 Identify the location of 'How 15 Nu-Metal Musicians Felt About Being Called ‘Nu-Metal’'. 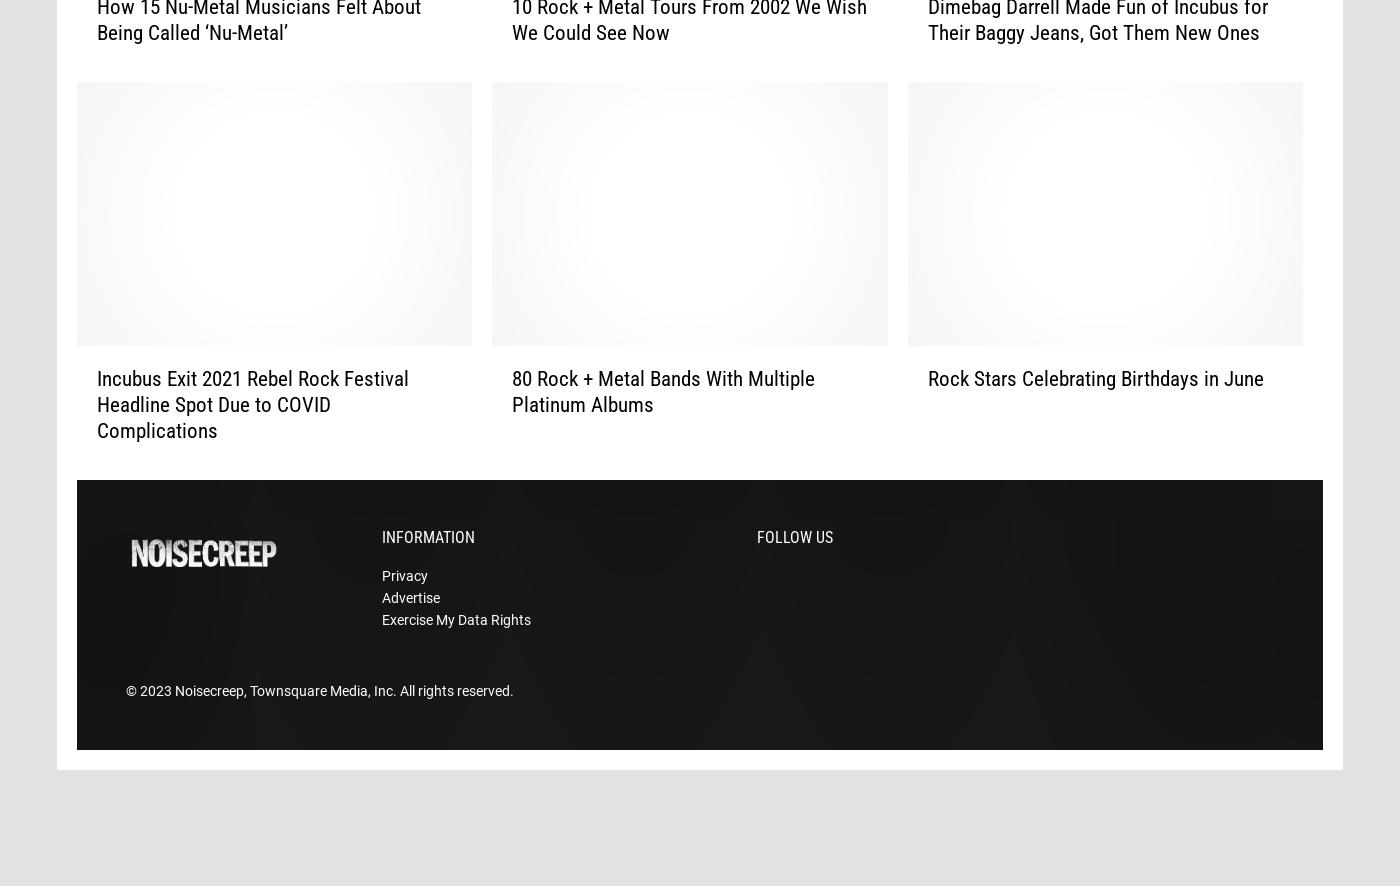
(259, 51).